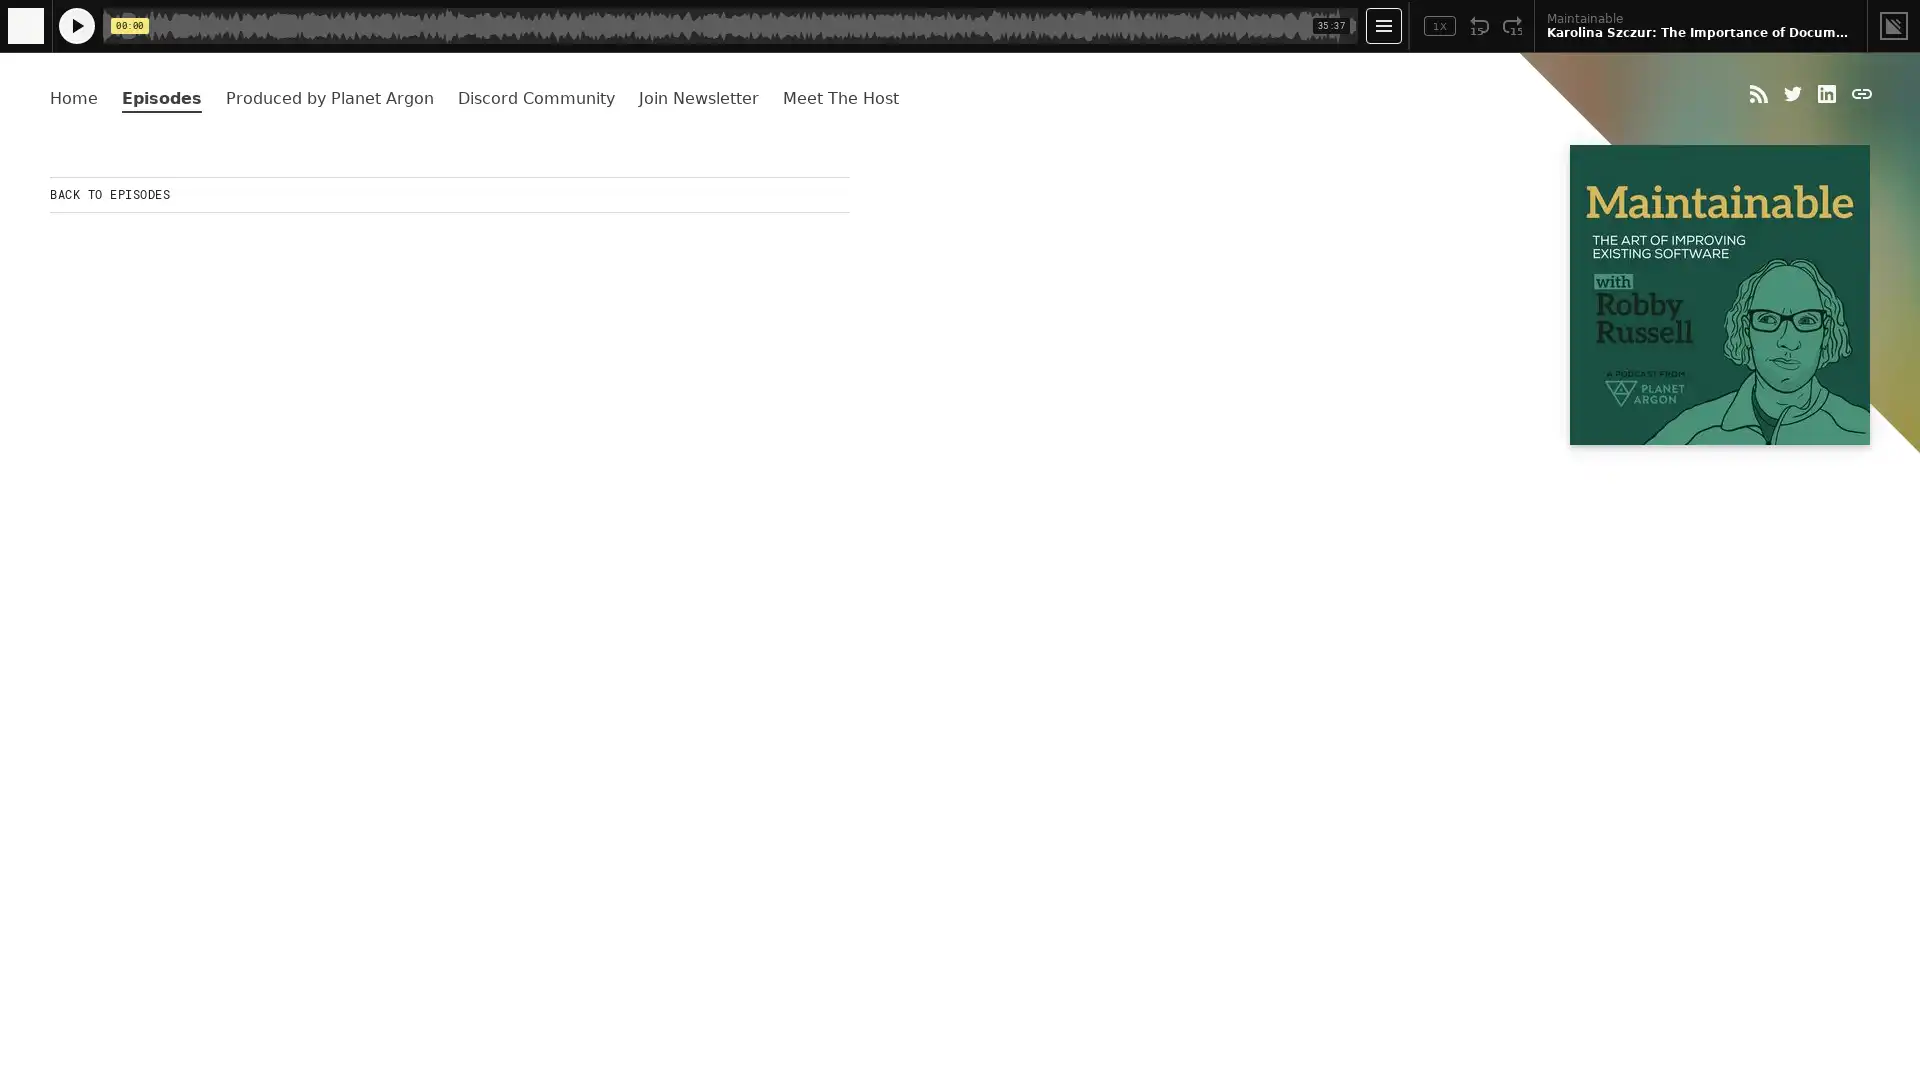  Describe the element at coordinates (1382, 26) in the screenshot. I see `Open Player Settings` at that location.